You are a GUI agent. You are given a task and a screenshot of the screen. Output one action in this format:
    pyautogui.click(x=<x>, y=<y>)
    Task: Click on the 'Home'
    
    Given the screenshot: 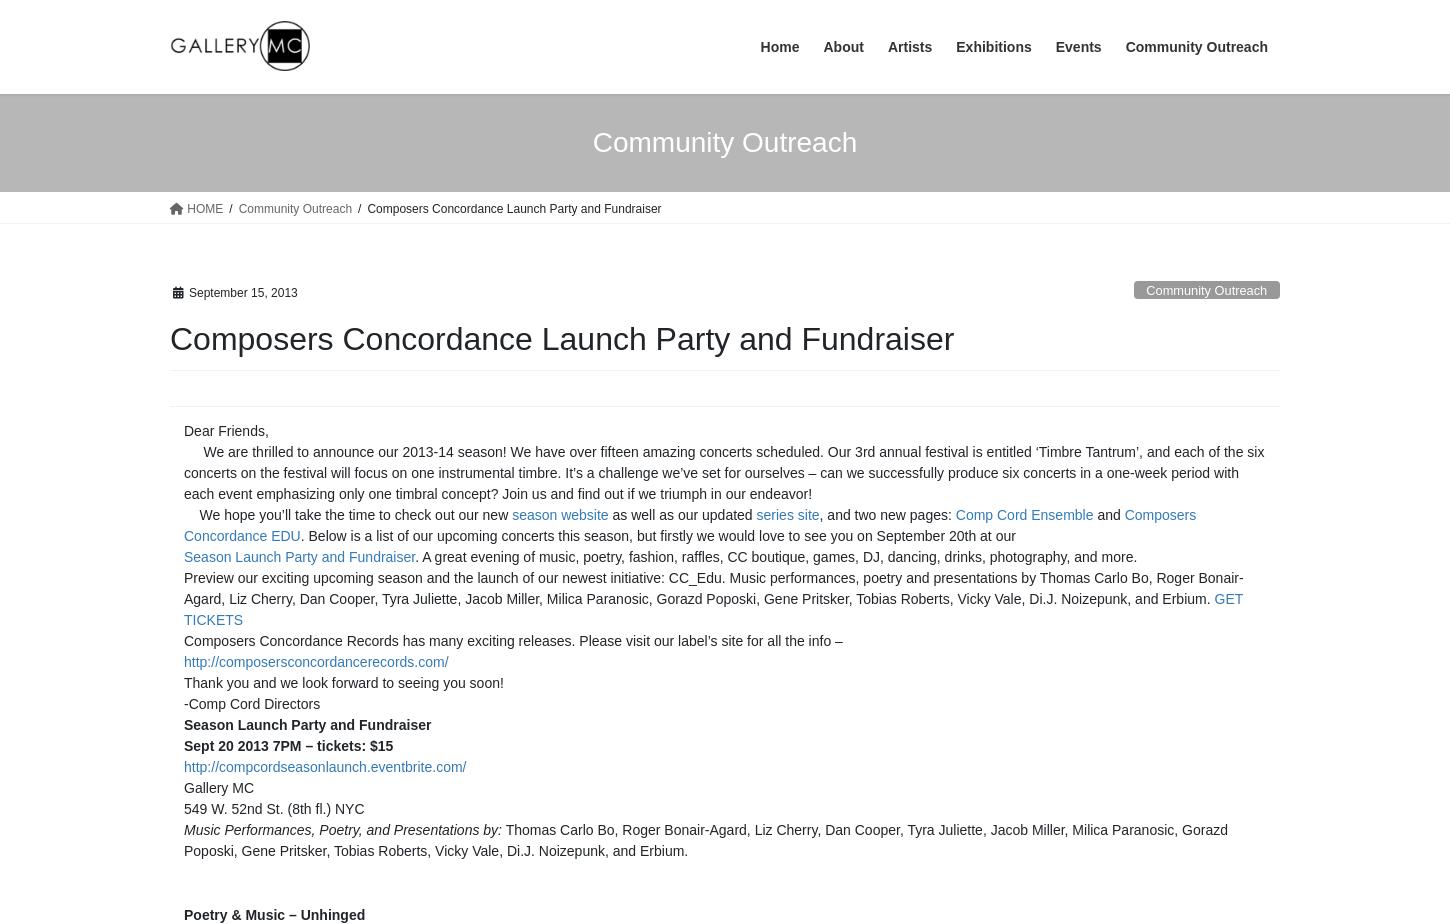 What is the action you would take?
    pyautogui.click(x=779, y=47)
    